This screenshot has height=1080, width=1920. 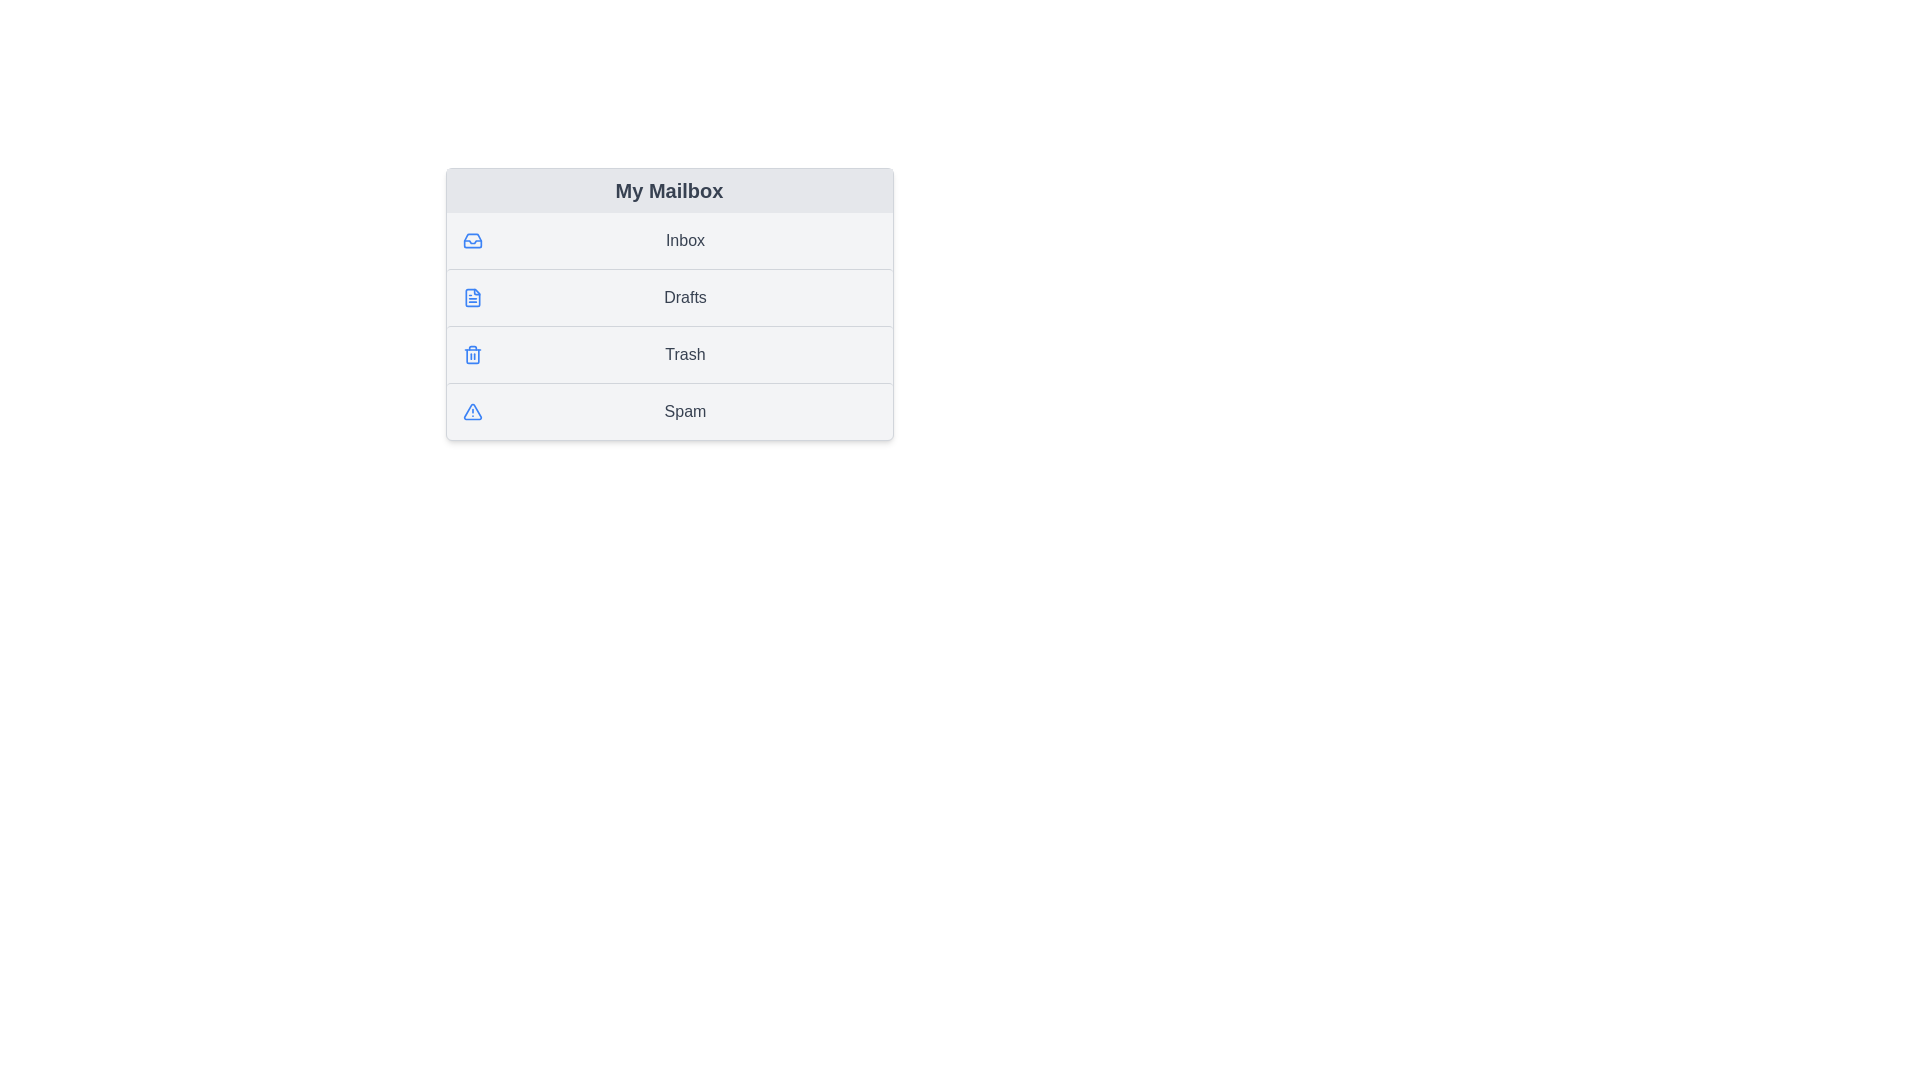 I want to click on the icon next to the Drafts list item, so click(x=471, y=297).